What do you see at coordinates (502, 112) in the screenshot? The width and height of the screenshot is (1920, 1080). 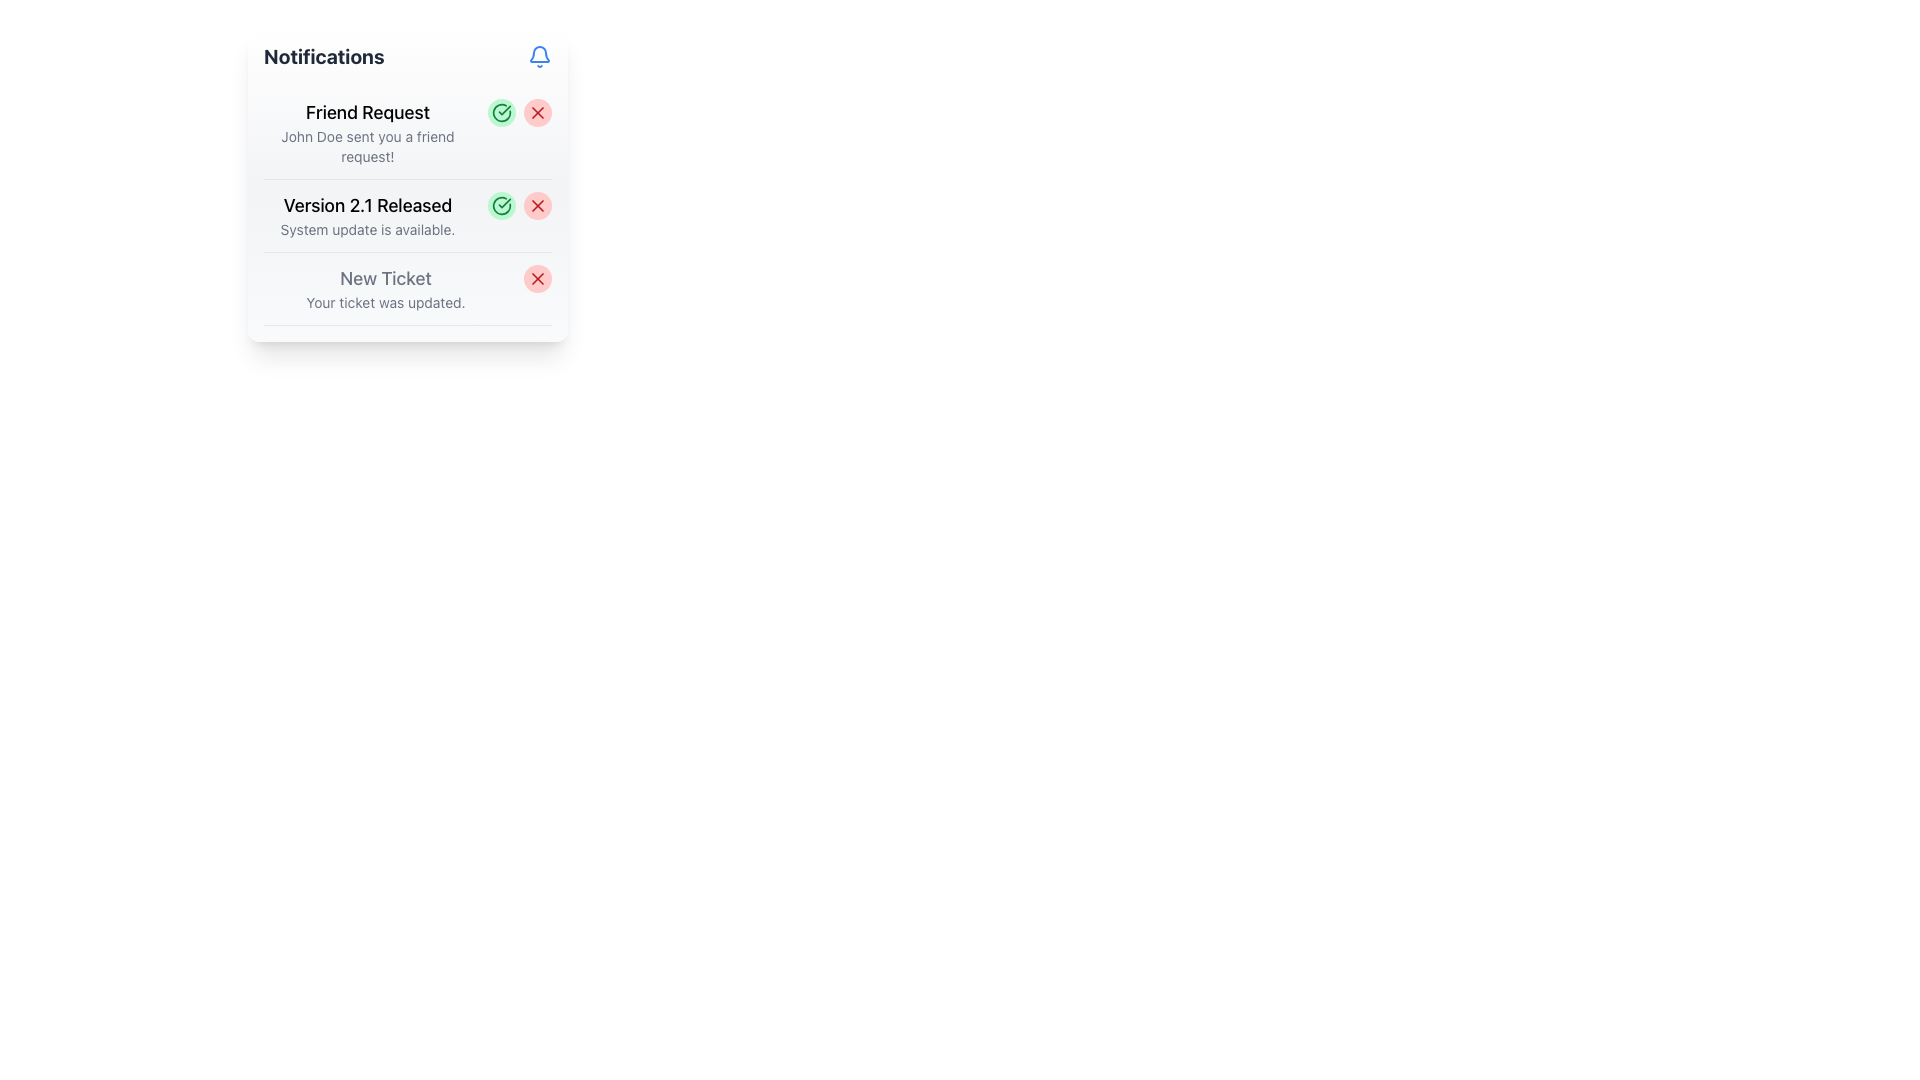 I see `the confirmation button located to the right of the 'Friend Request' text in the notification section to confirm the request` at bounding box center [502, 112].